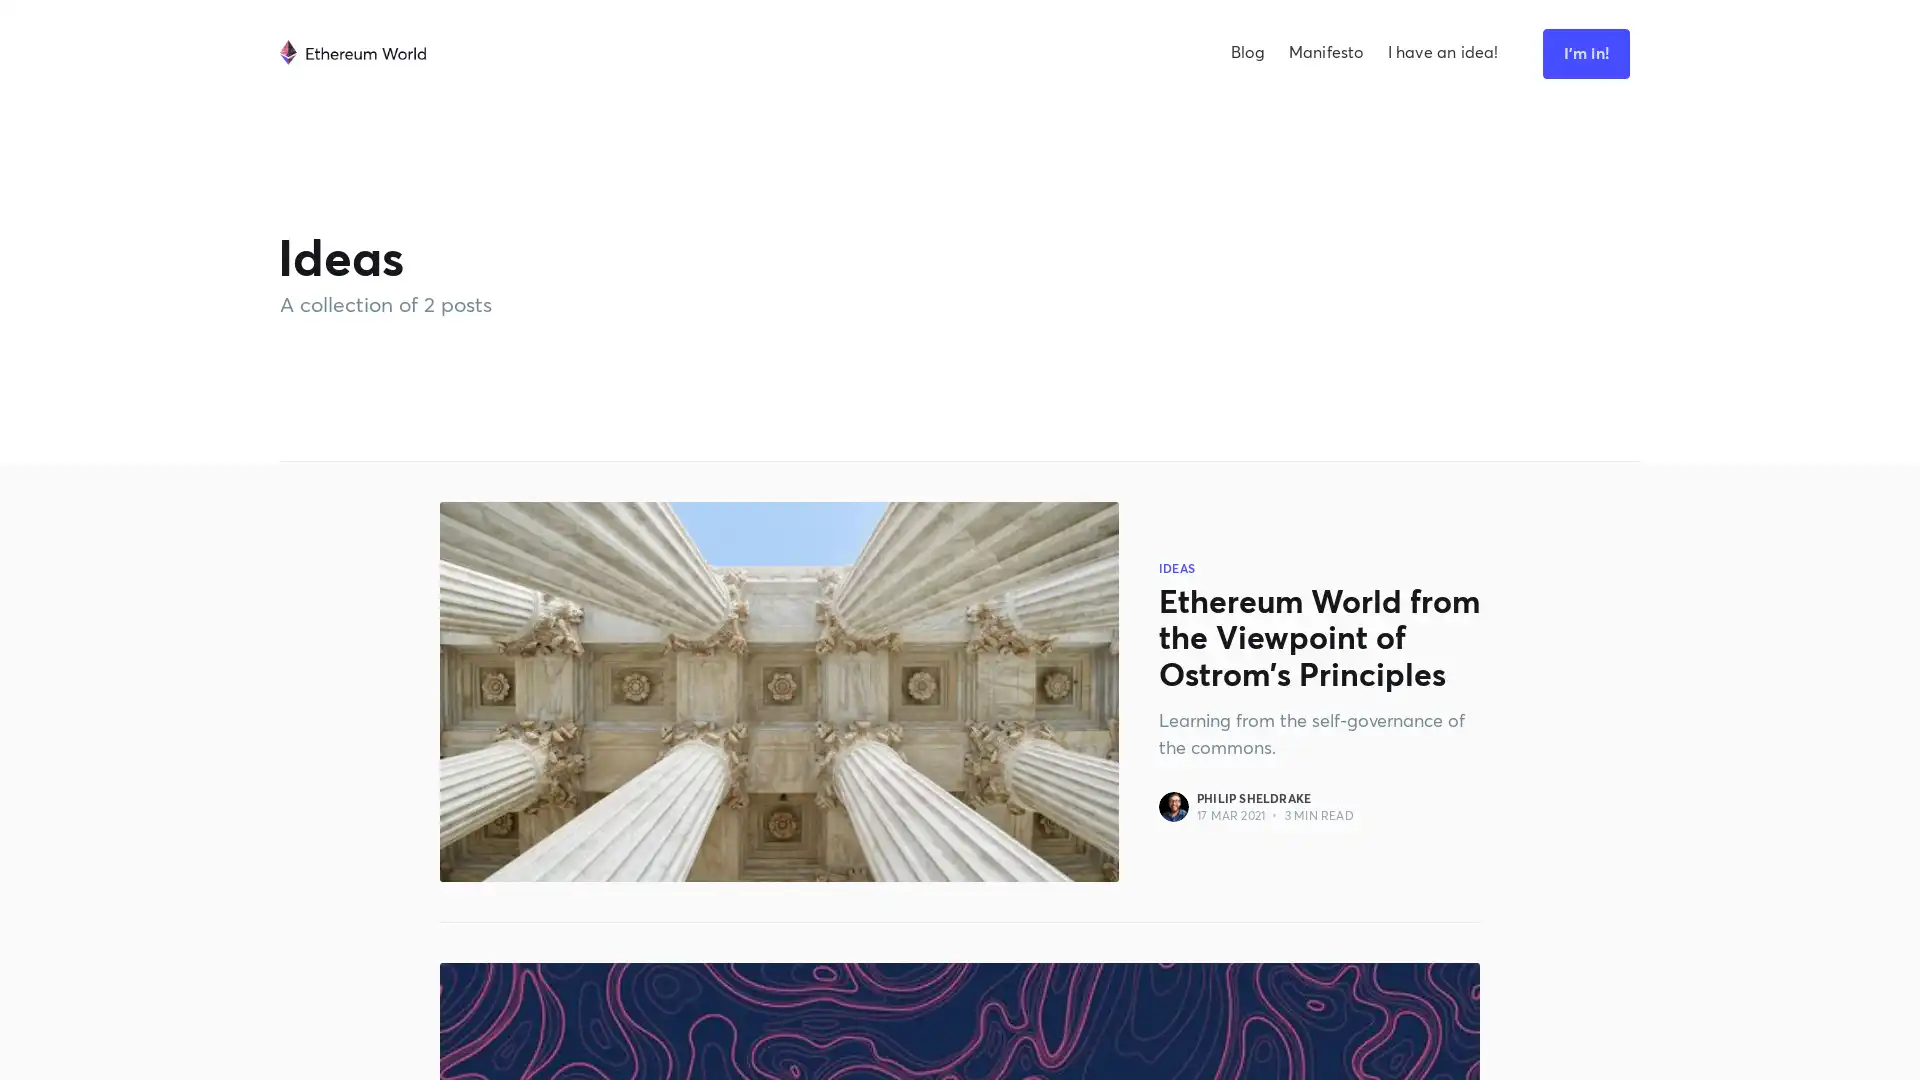 The height and width of the screenshot is (1080, 1920). What do you see at coordinates (1167, 567) in the screenshot?
I see `Subscribe` at bounding box center [1167, 567].